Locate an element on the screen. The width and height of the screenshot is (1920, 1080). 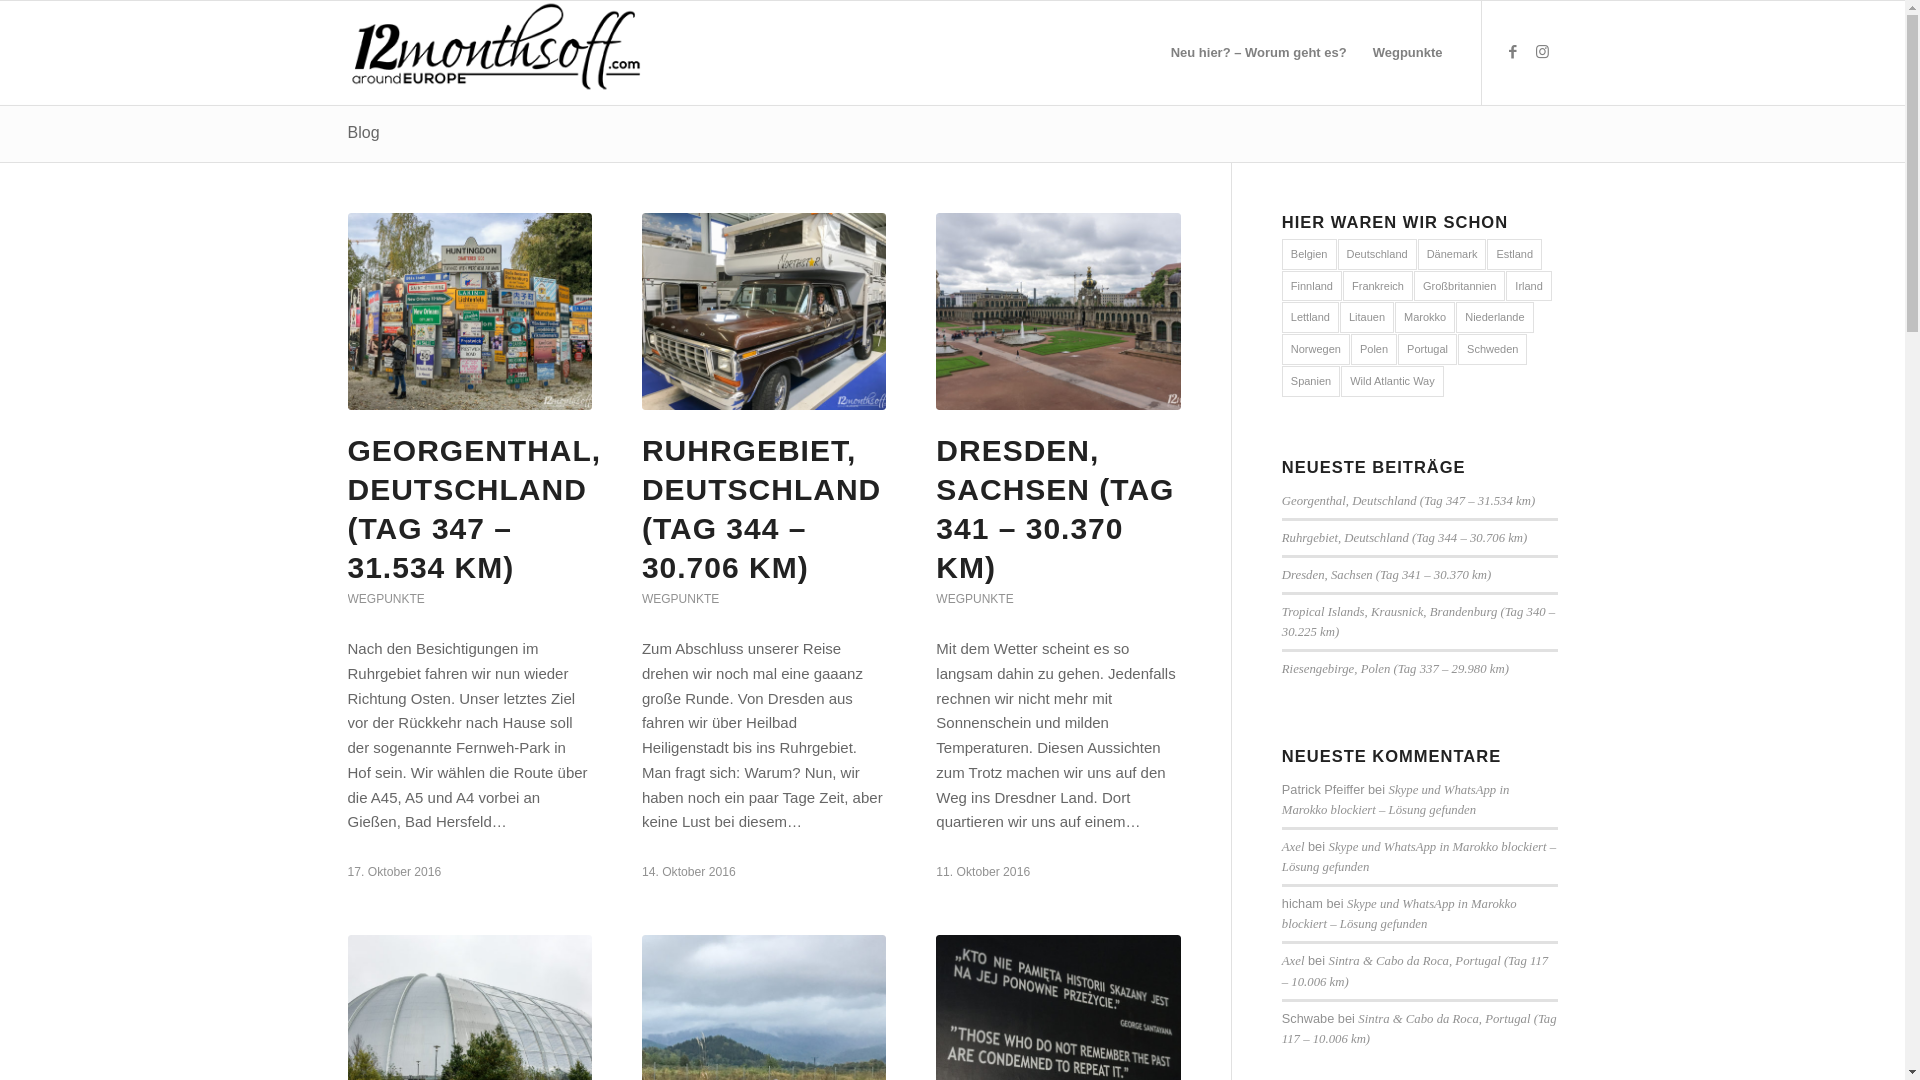
'Deutschland' is located at coordinates (1376, 253).